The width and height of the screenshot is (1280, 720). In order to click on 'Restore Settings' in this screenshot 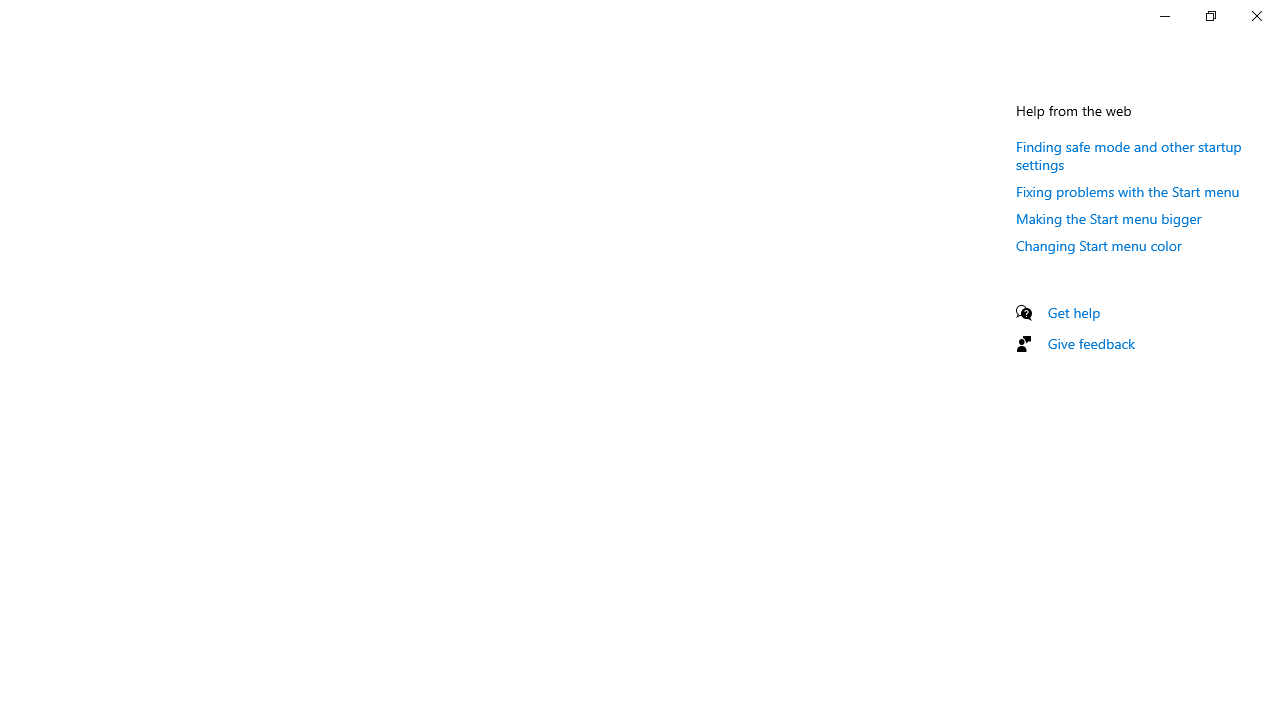, I will do `click(1209, 15)`.